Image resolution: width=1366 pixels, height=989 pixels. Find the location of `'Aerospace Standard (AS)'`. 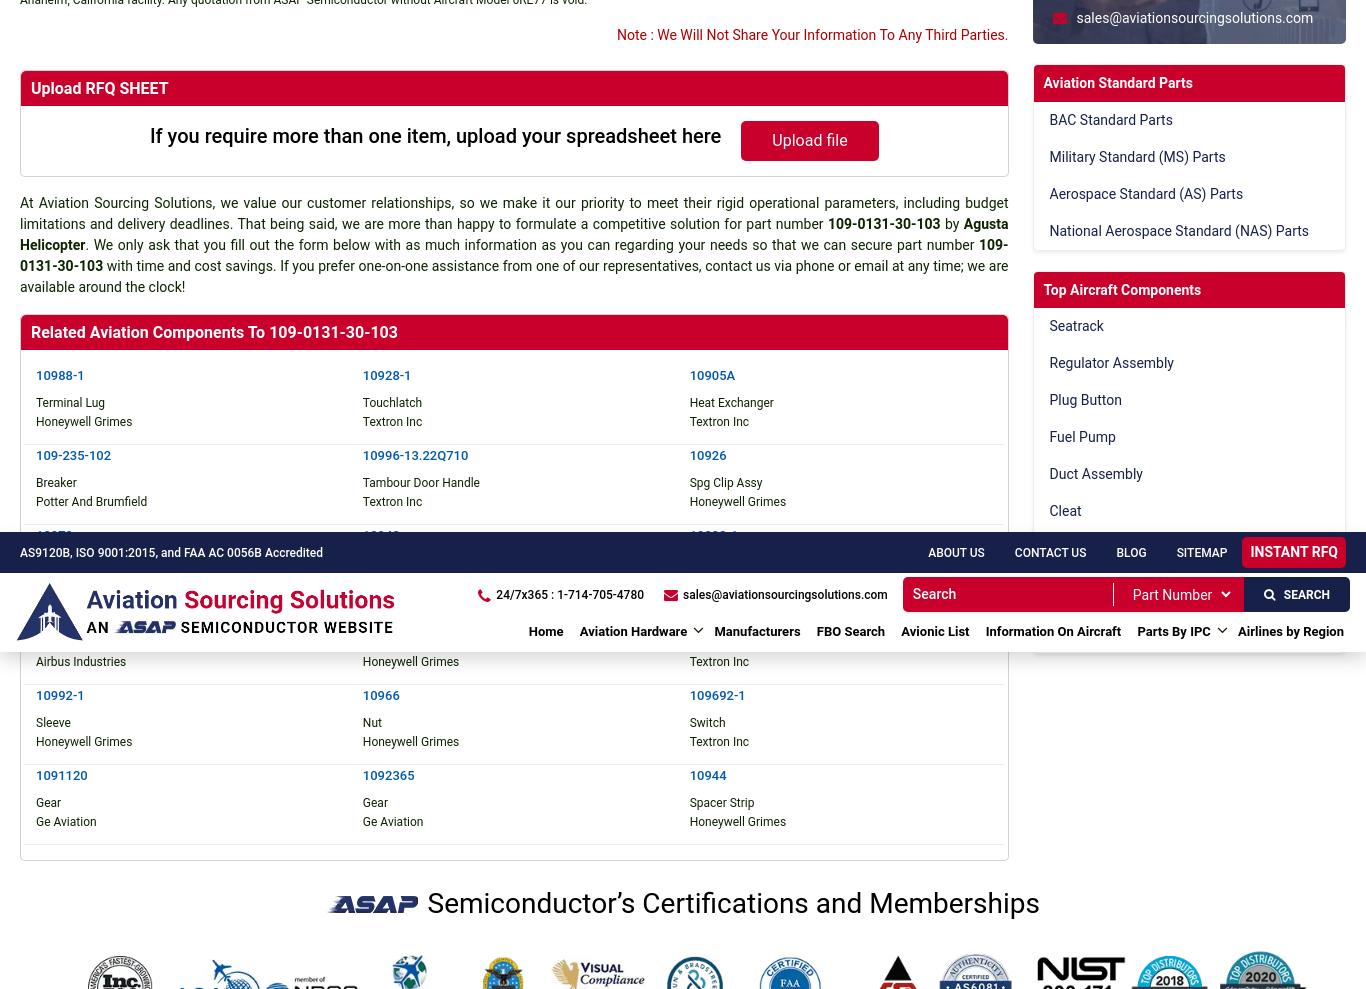

'Aerospace Standard (AS)' is located at coordinates (592, 121).